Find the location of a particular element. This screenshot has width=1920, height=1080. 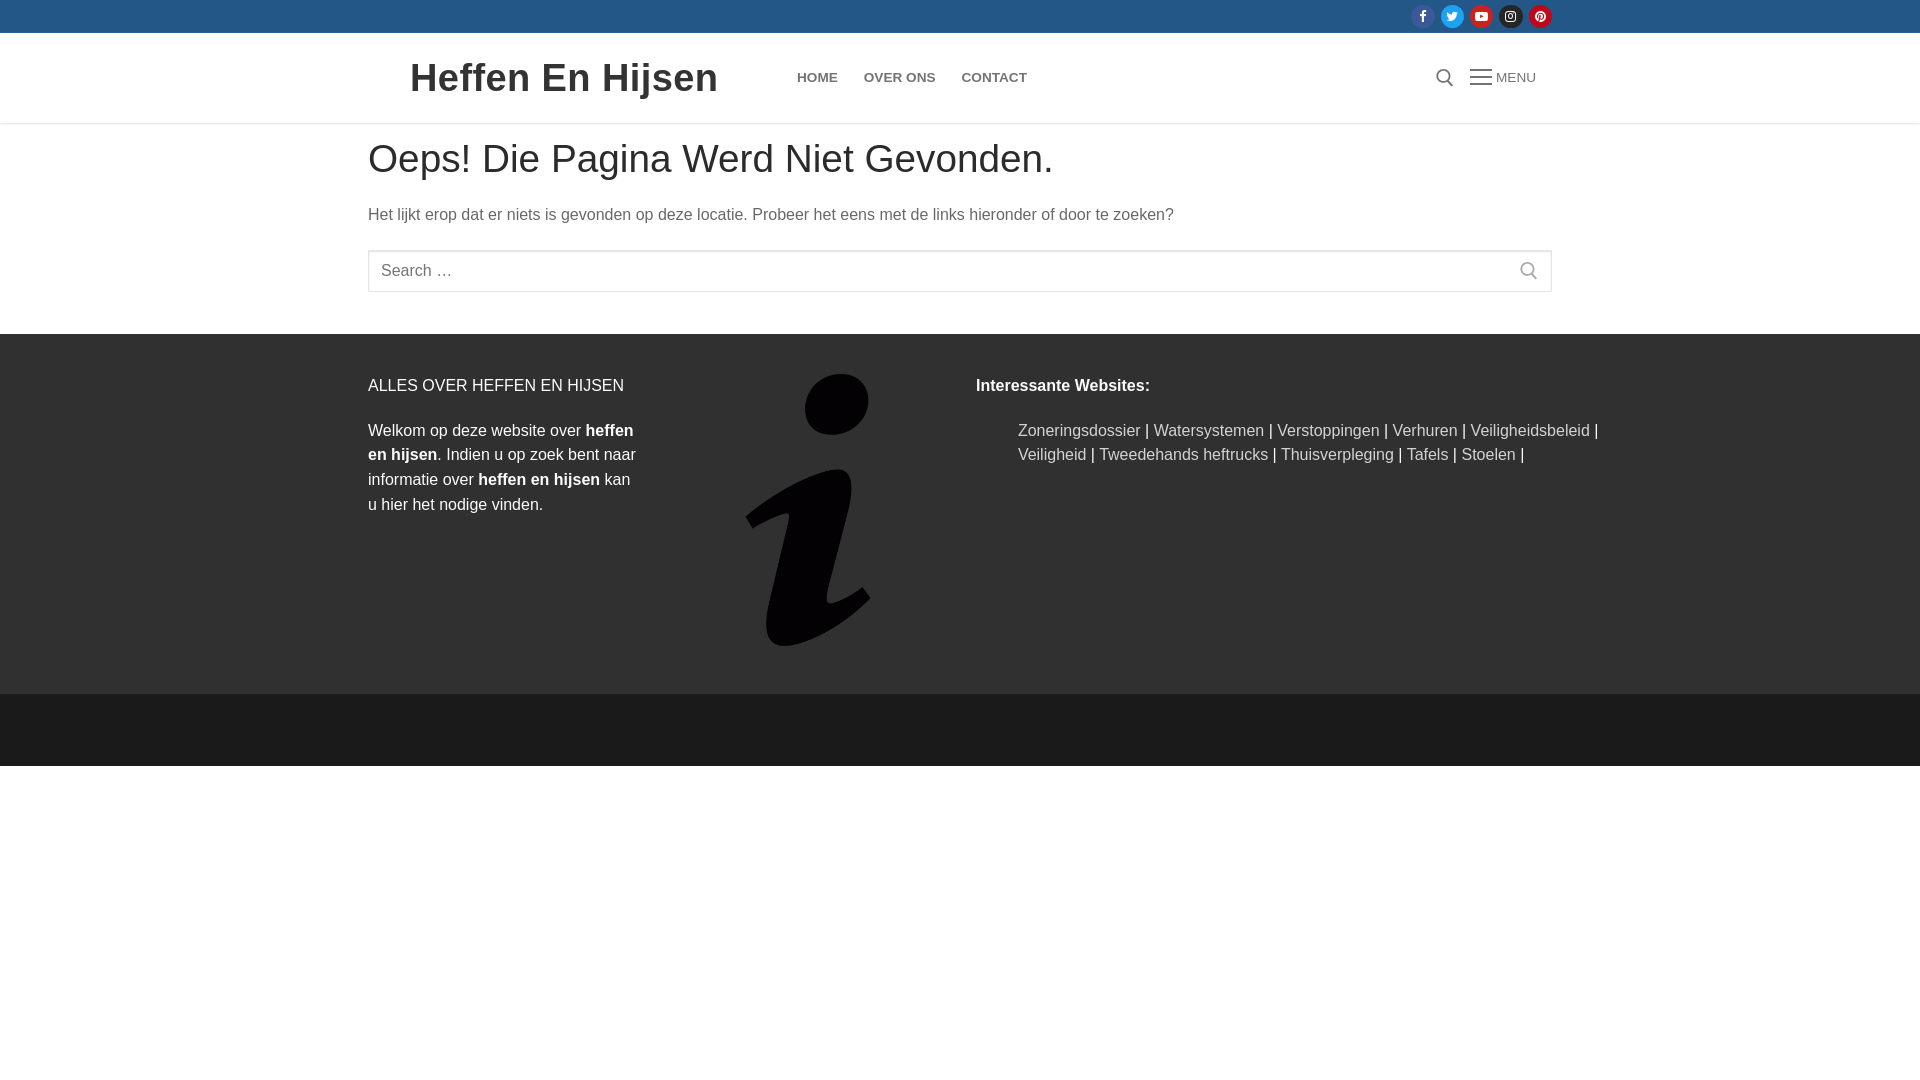

'Heffen En Hijsen' is located at coordinates (563, 76).